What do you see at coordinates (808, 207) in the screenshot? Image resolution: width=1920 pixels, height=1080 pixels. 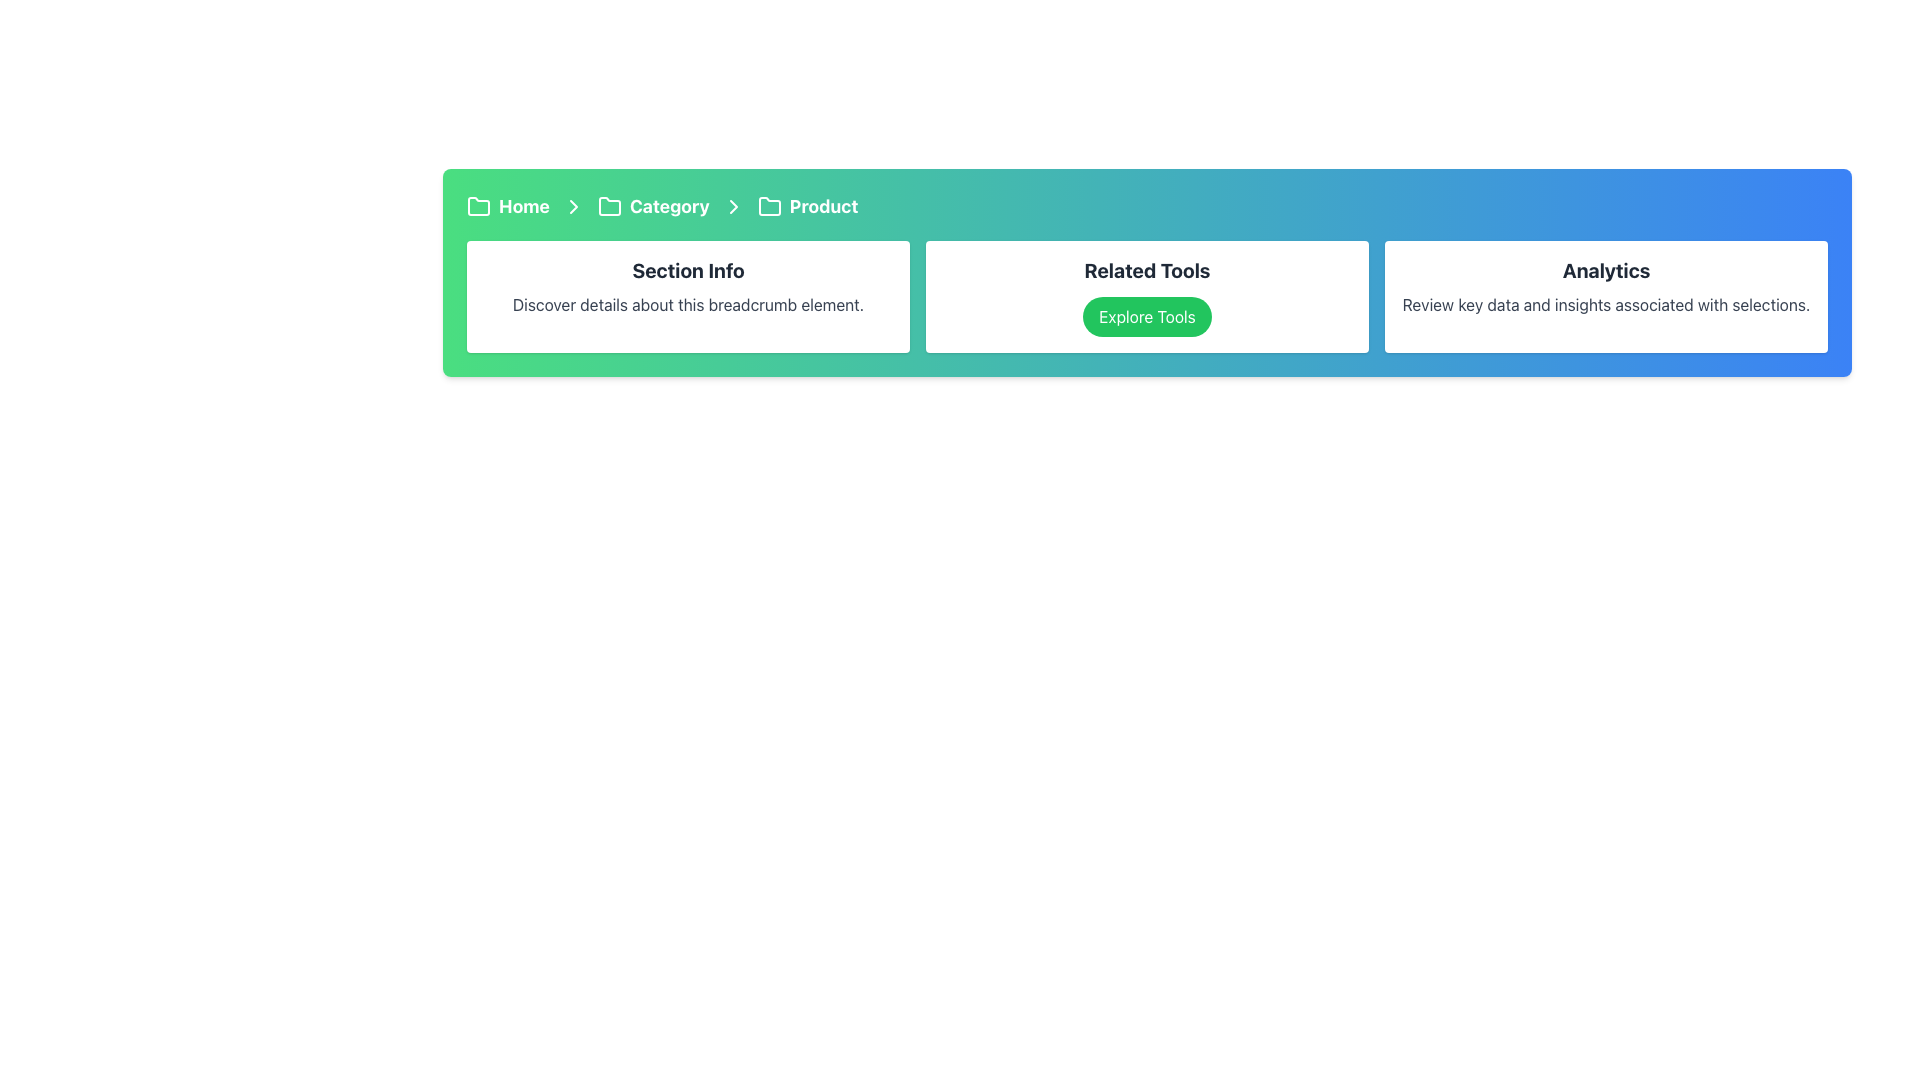 I see `the 'Product' link in the breadcrumb navigation at the top of the interface` at bounding box center [808, 207].